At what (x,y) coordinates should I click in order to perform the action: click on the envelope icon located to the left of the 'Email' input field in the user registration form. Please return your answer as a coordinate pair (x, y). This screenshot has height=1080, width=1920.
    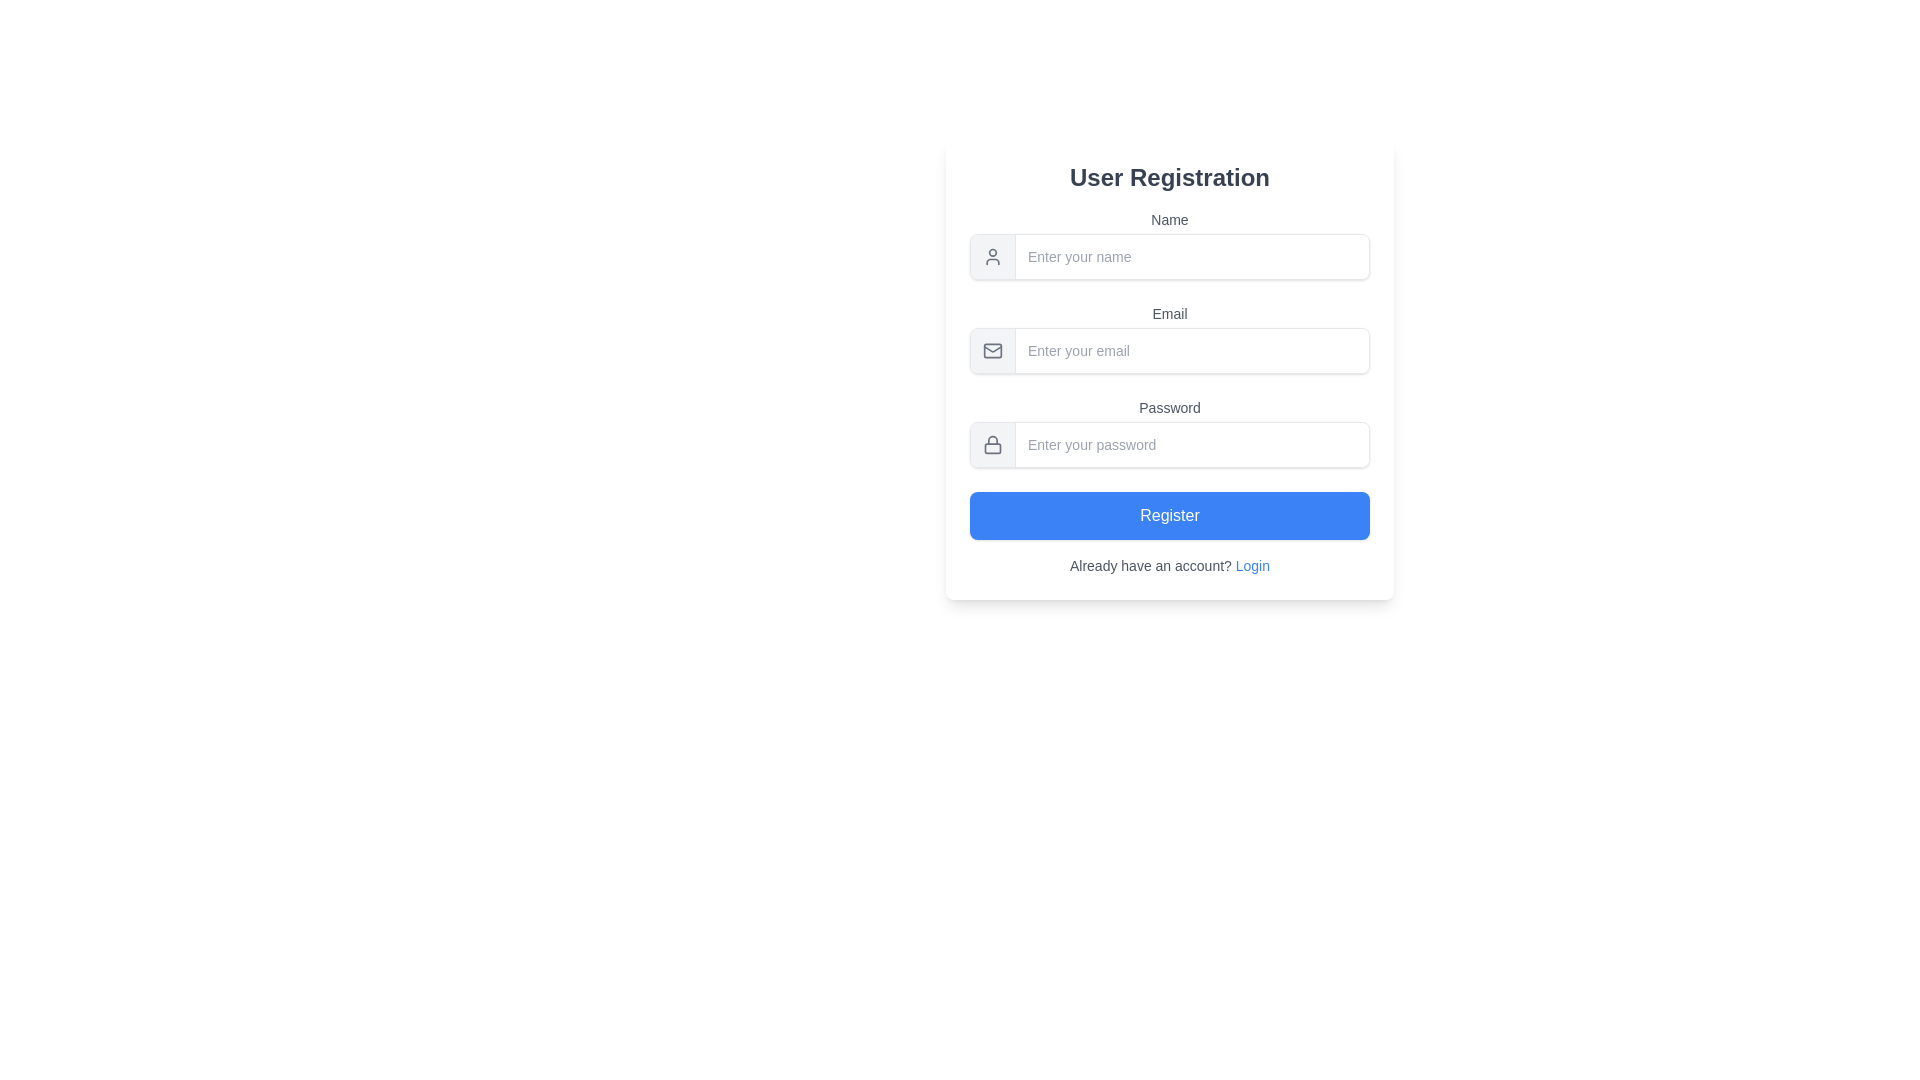
    Looking at the image, I should click on (993, 350).